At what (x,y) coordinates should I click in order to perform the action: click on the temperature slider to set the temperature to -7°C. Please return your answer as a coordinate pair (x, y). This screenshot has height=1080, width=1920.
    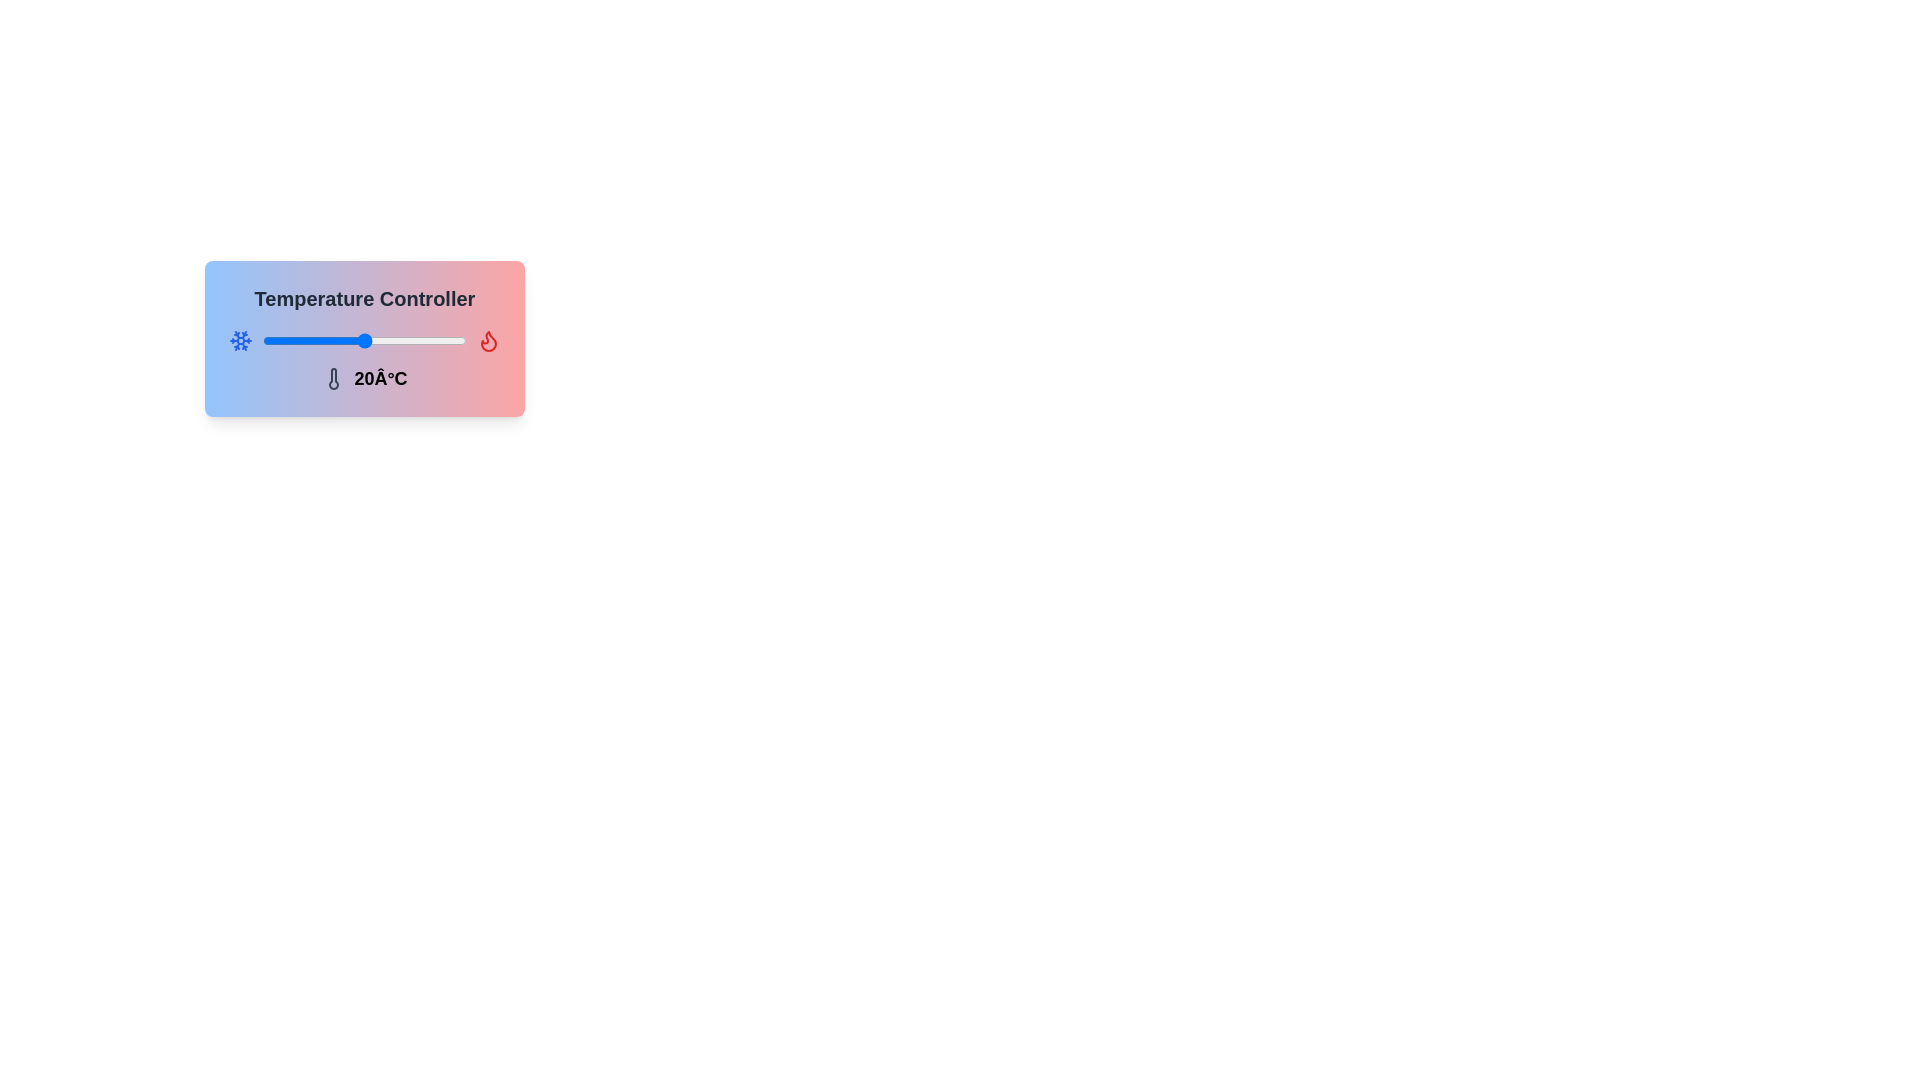
    Looking at the image, I should click on (272, 339).